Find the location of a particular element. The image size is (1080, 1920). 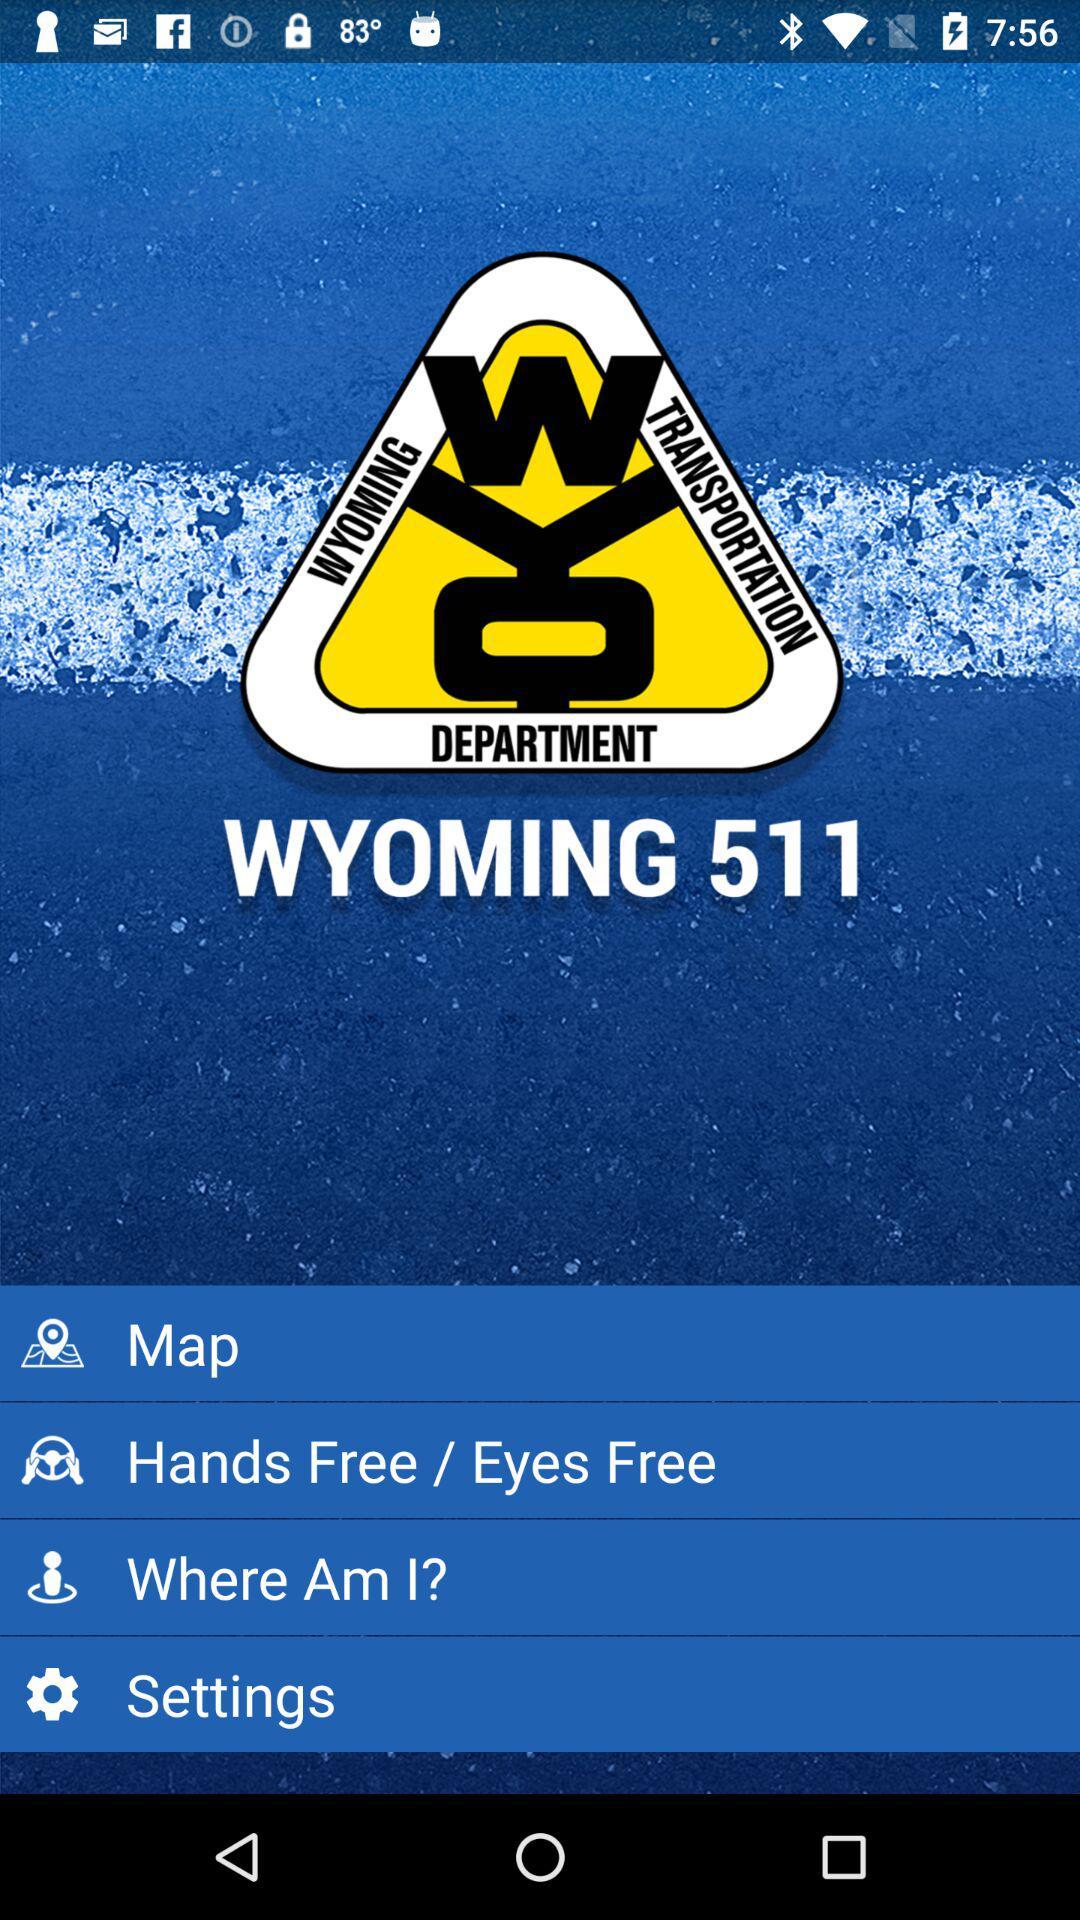

the map app is located at coordinates (540, 1343).